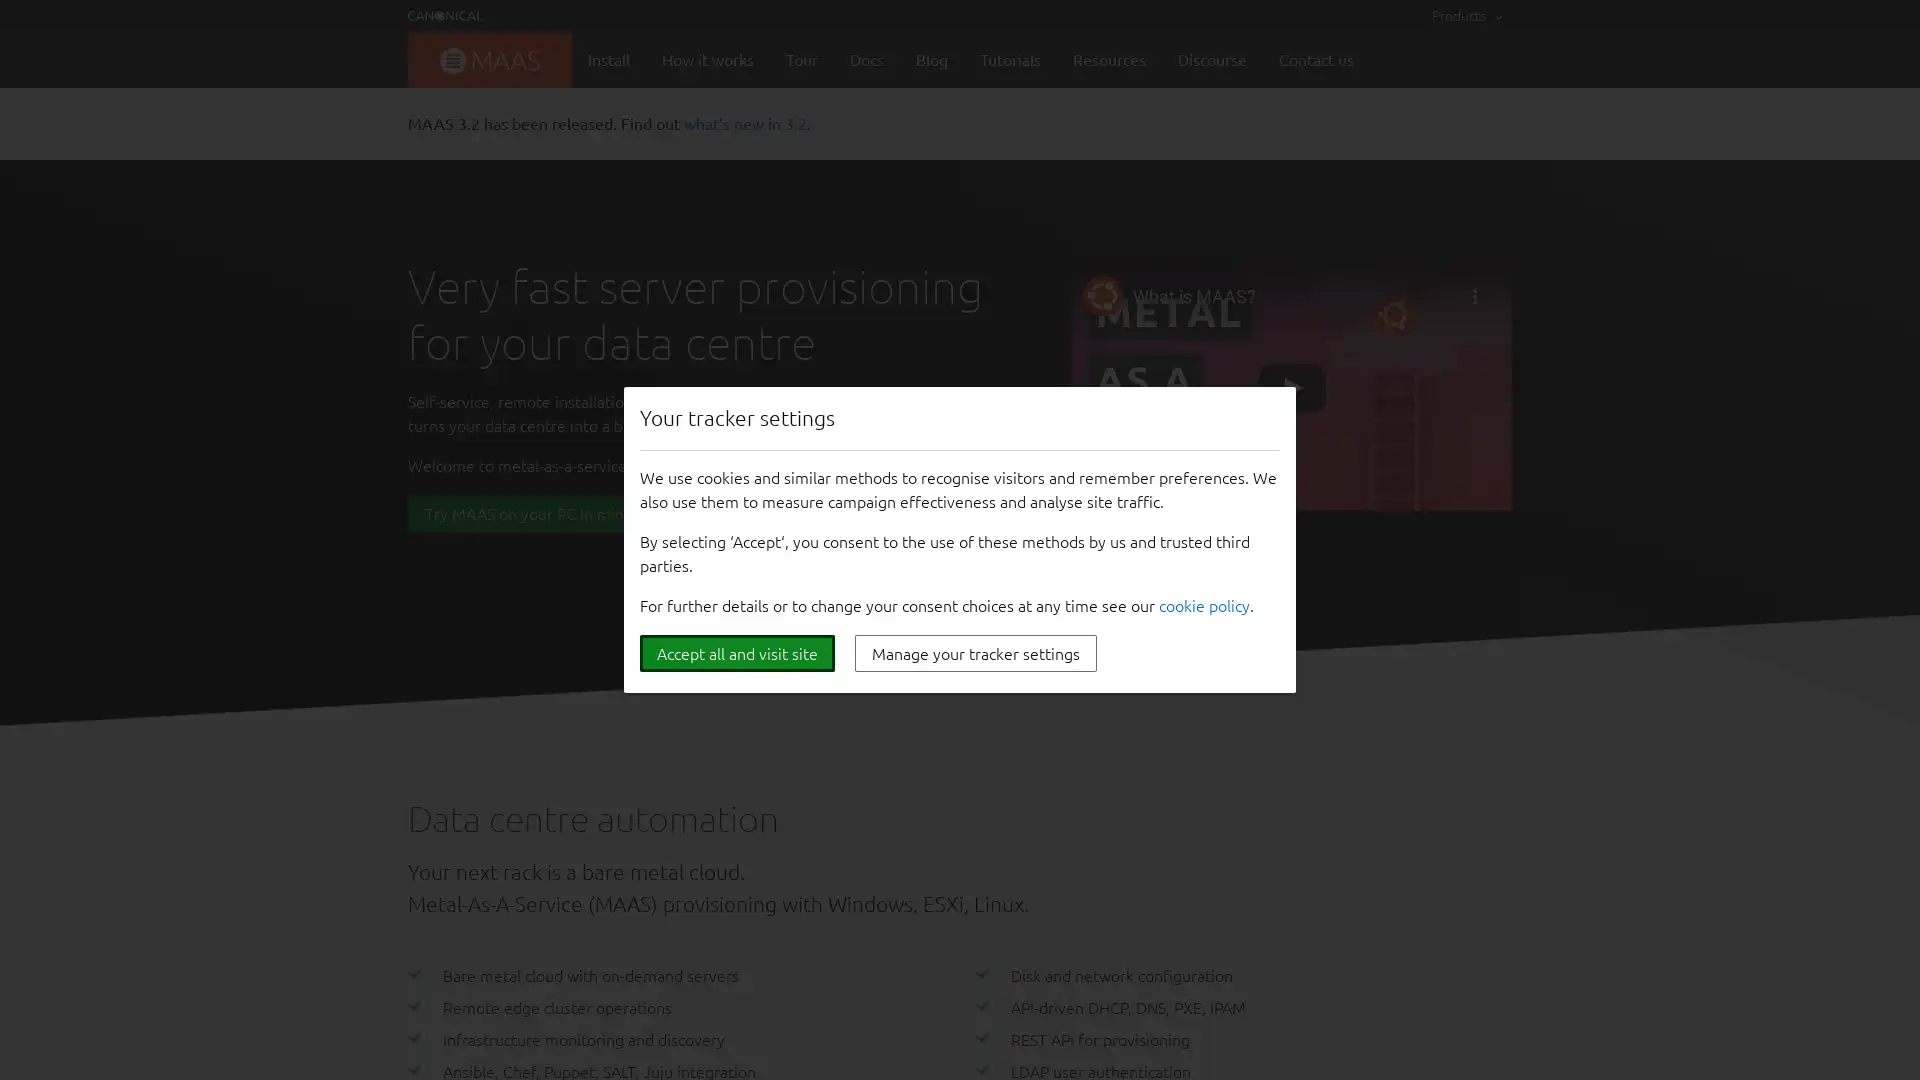  I want to click on Manage your tracker settings, so click(975, 653).